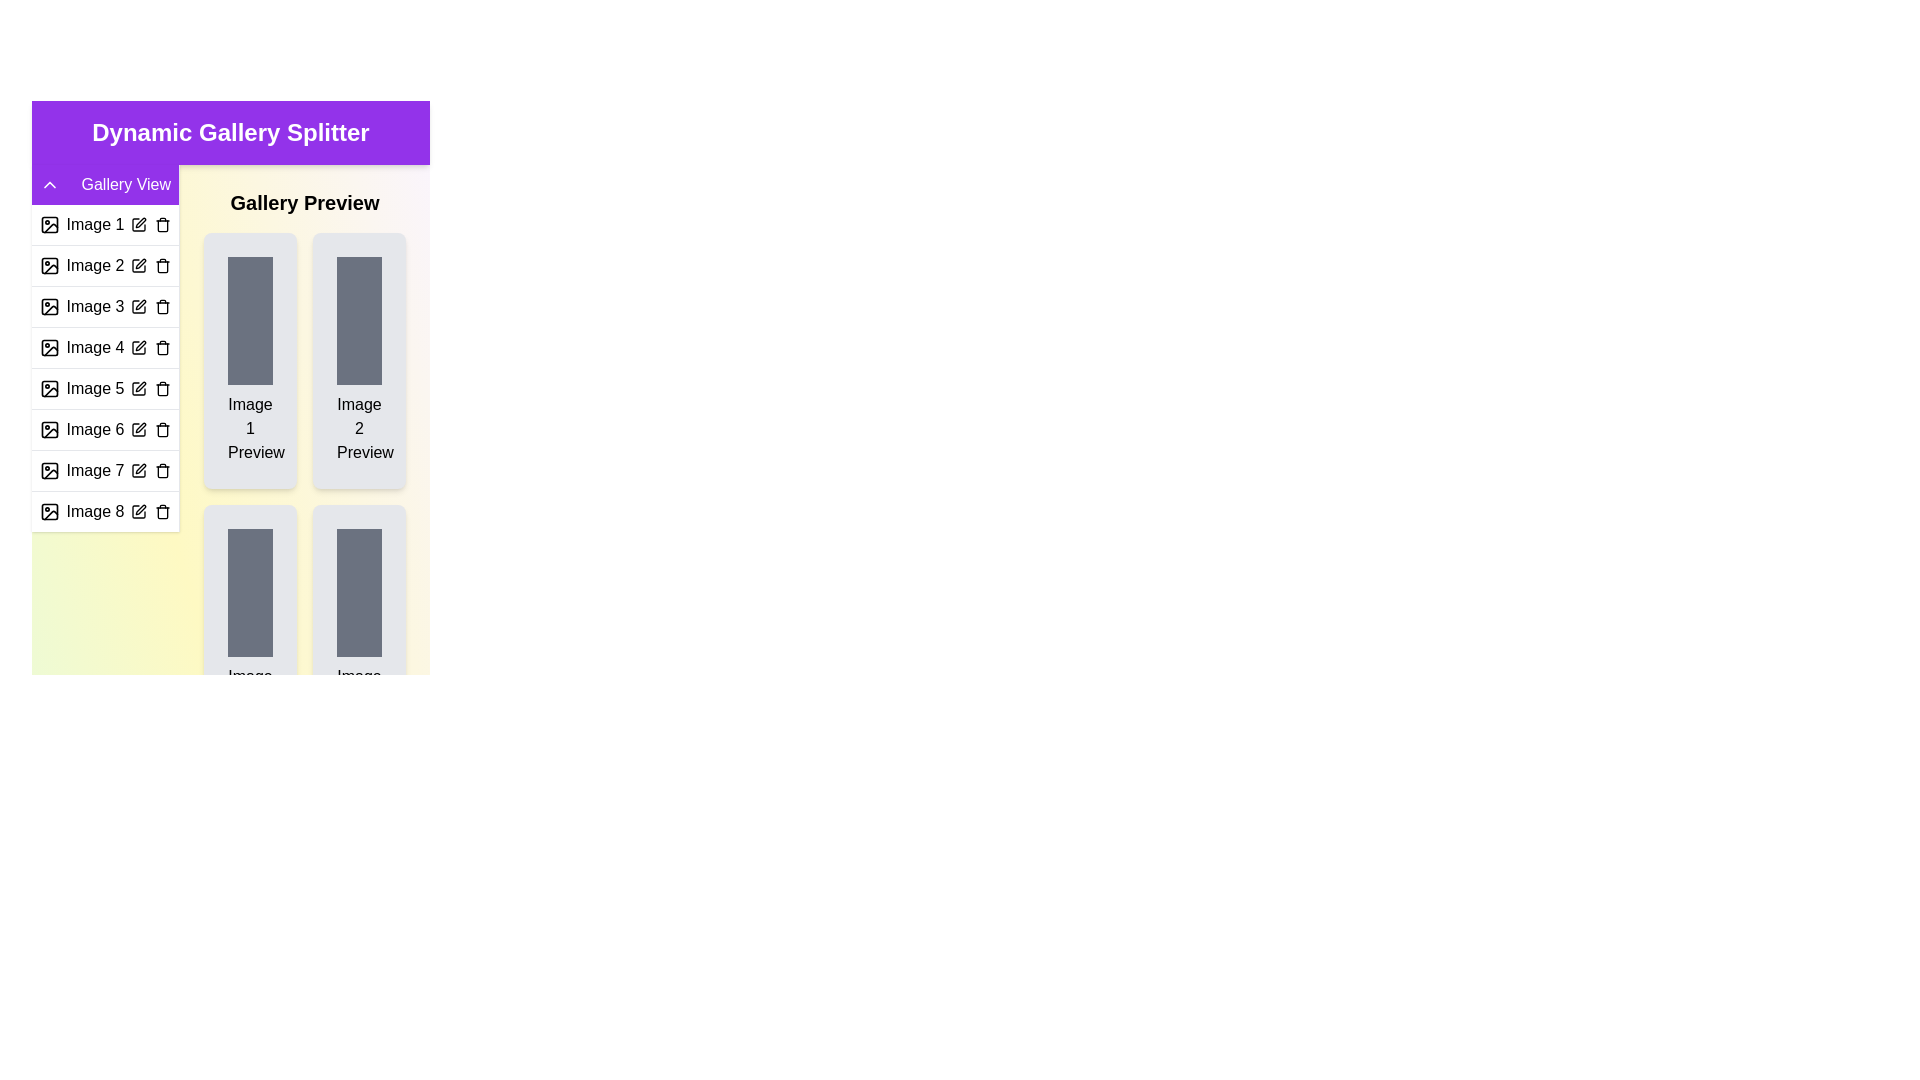  Describe the element at coordinates (94, 389) in the screenshot. I see `the Static text label displaying 'Image 5' in black font, located in the left panel under the 'Gallery View' section, which is the fifth item in a vertical list` at that location.